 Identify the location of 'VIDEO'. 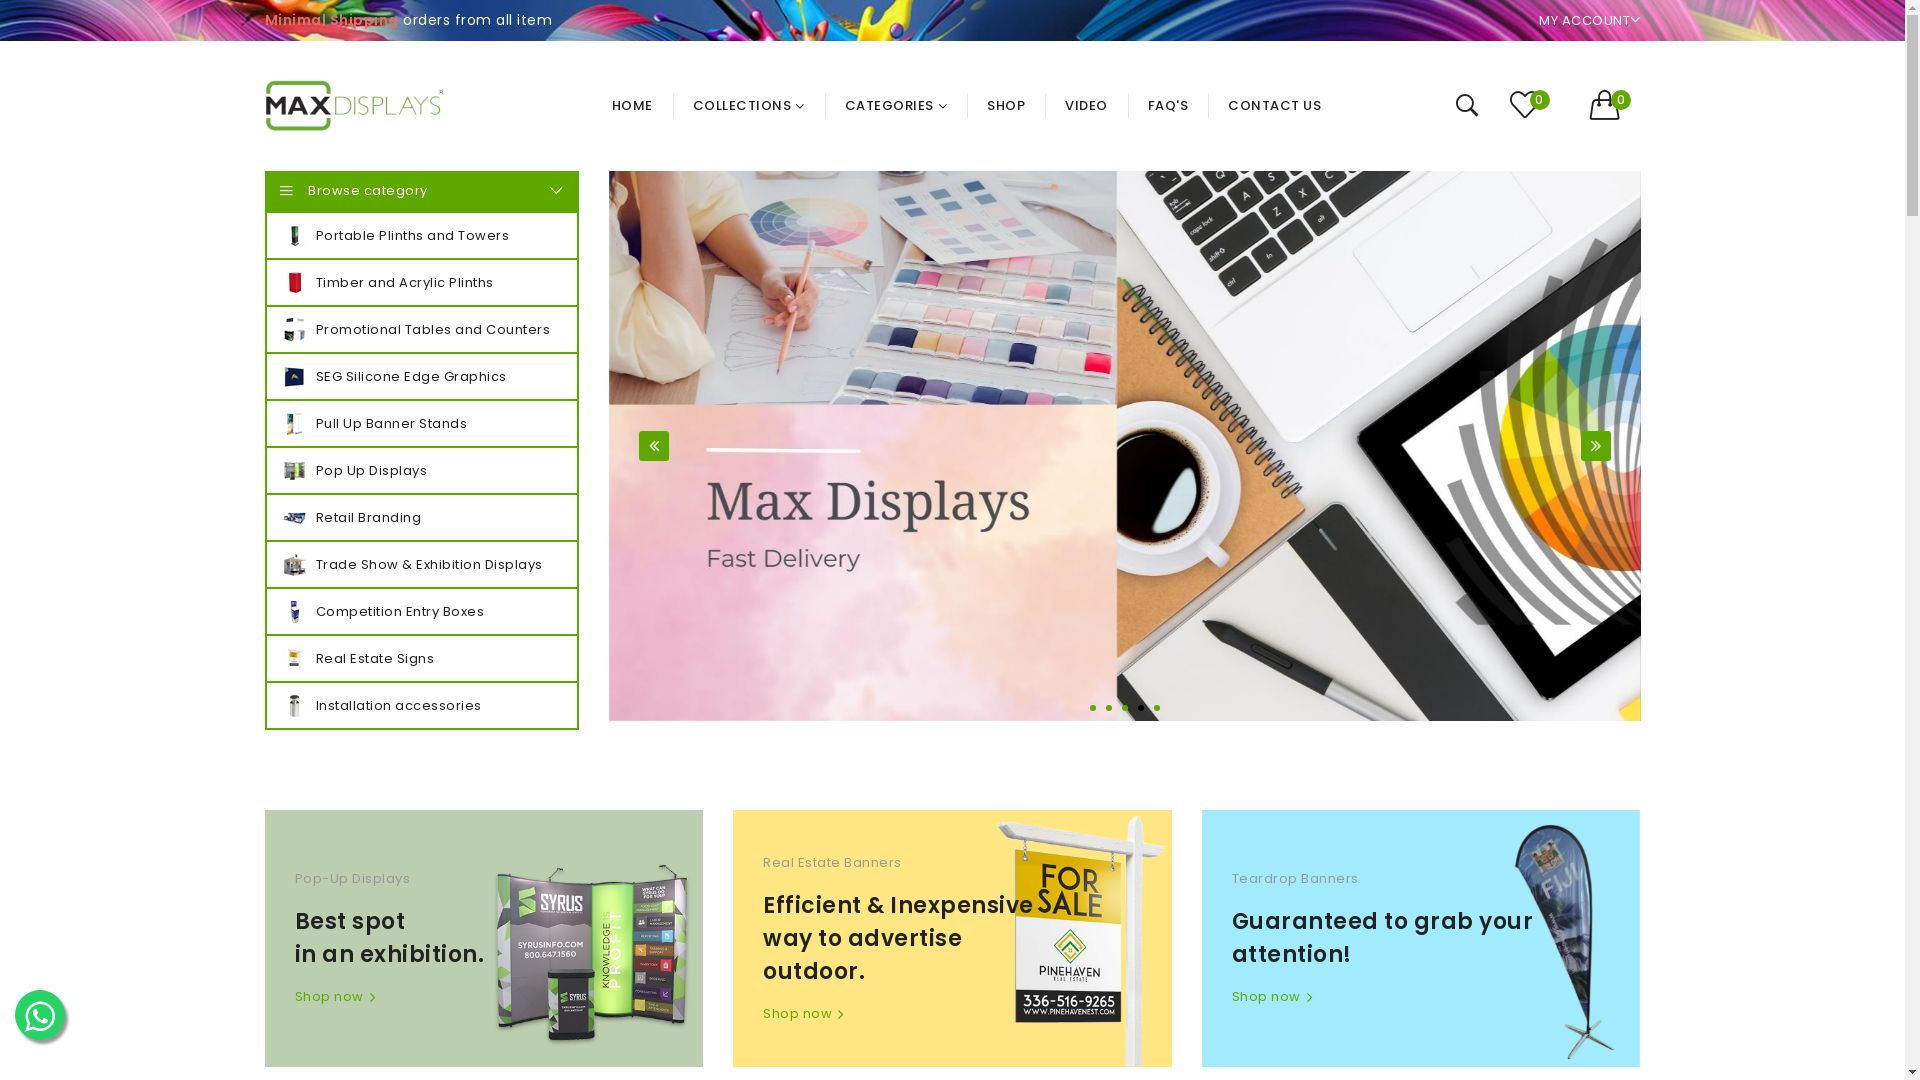
(1085, 105).